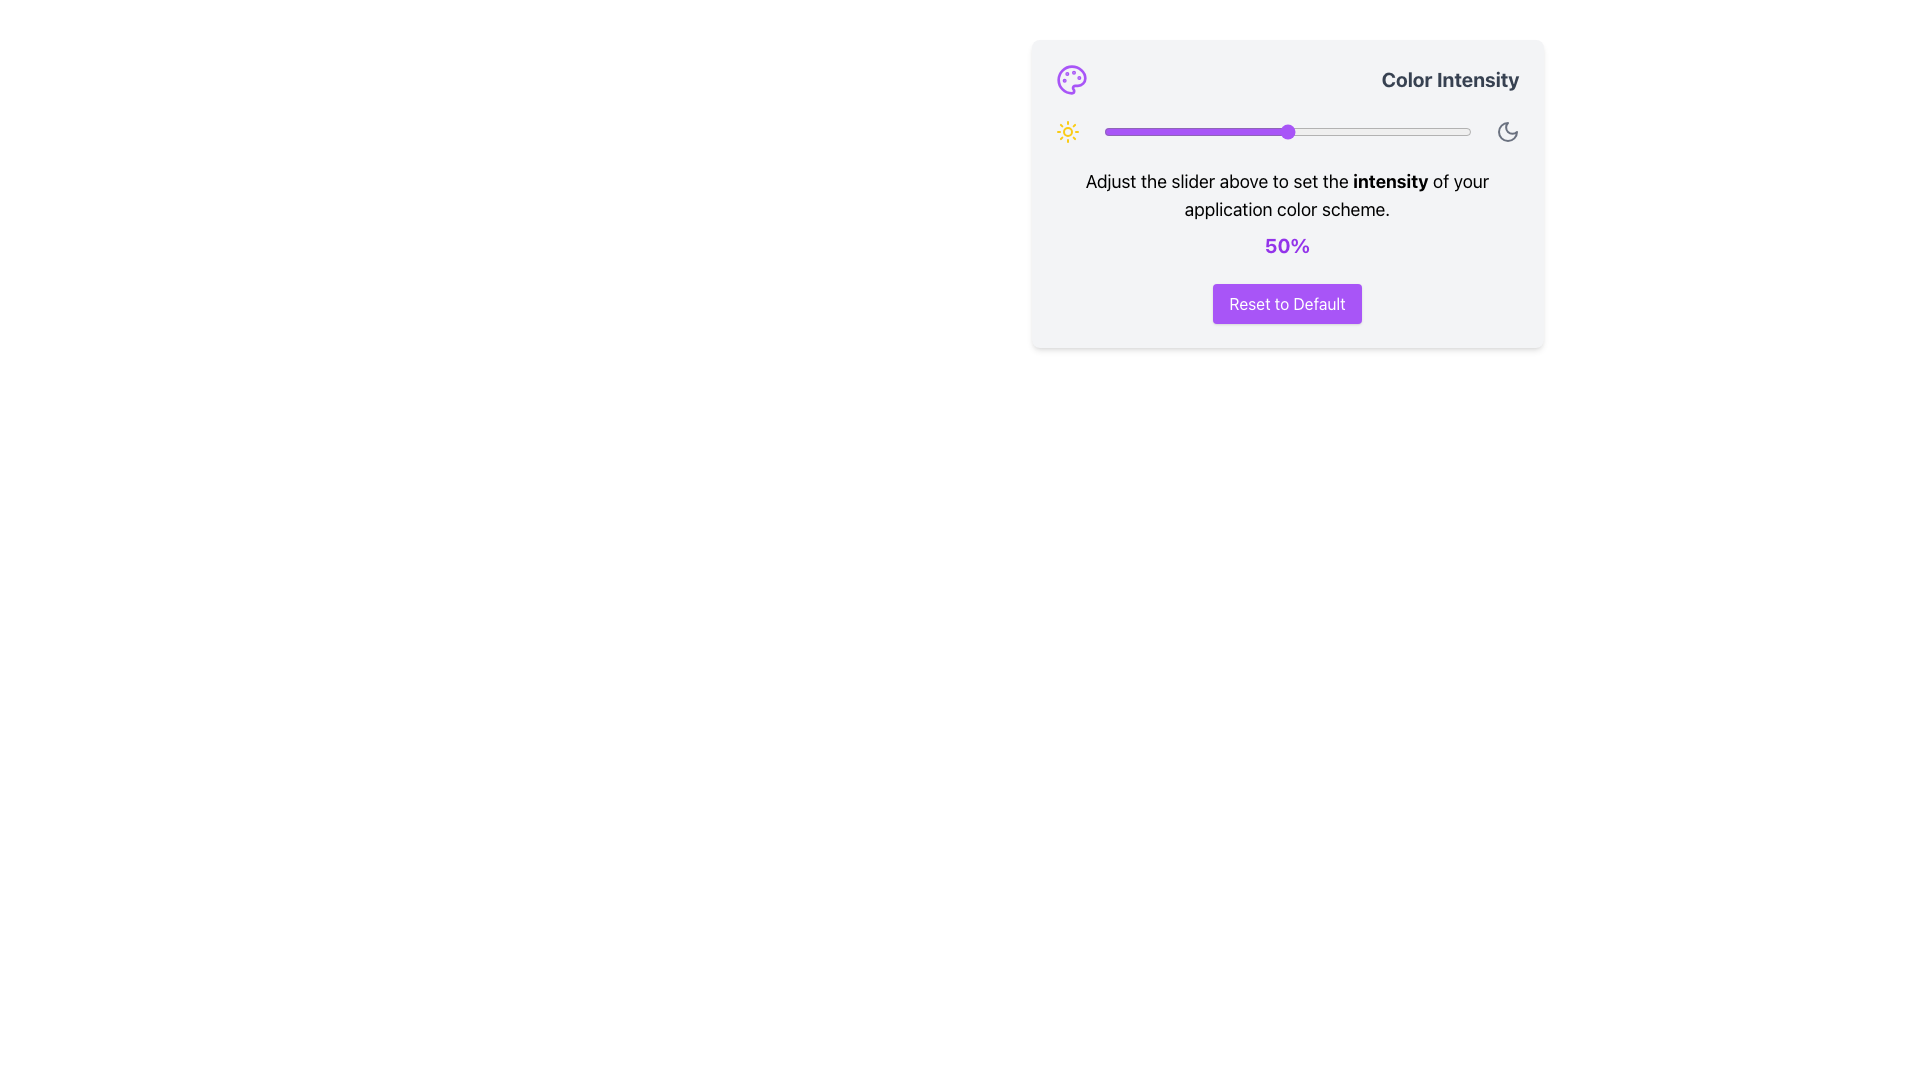 This screenshot has height=1080, width=1920. What do you see at coordinates (1287, 245) in the screenshot?
I see `the text display showing '50%' in bold purple font, positioned at the bottom of a text block` at bounding box center [1287, 245].